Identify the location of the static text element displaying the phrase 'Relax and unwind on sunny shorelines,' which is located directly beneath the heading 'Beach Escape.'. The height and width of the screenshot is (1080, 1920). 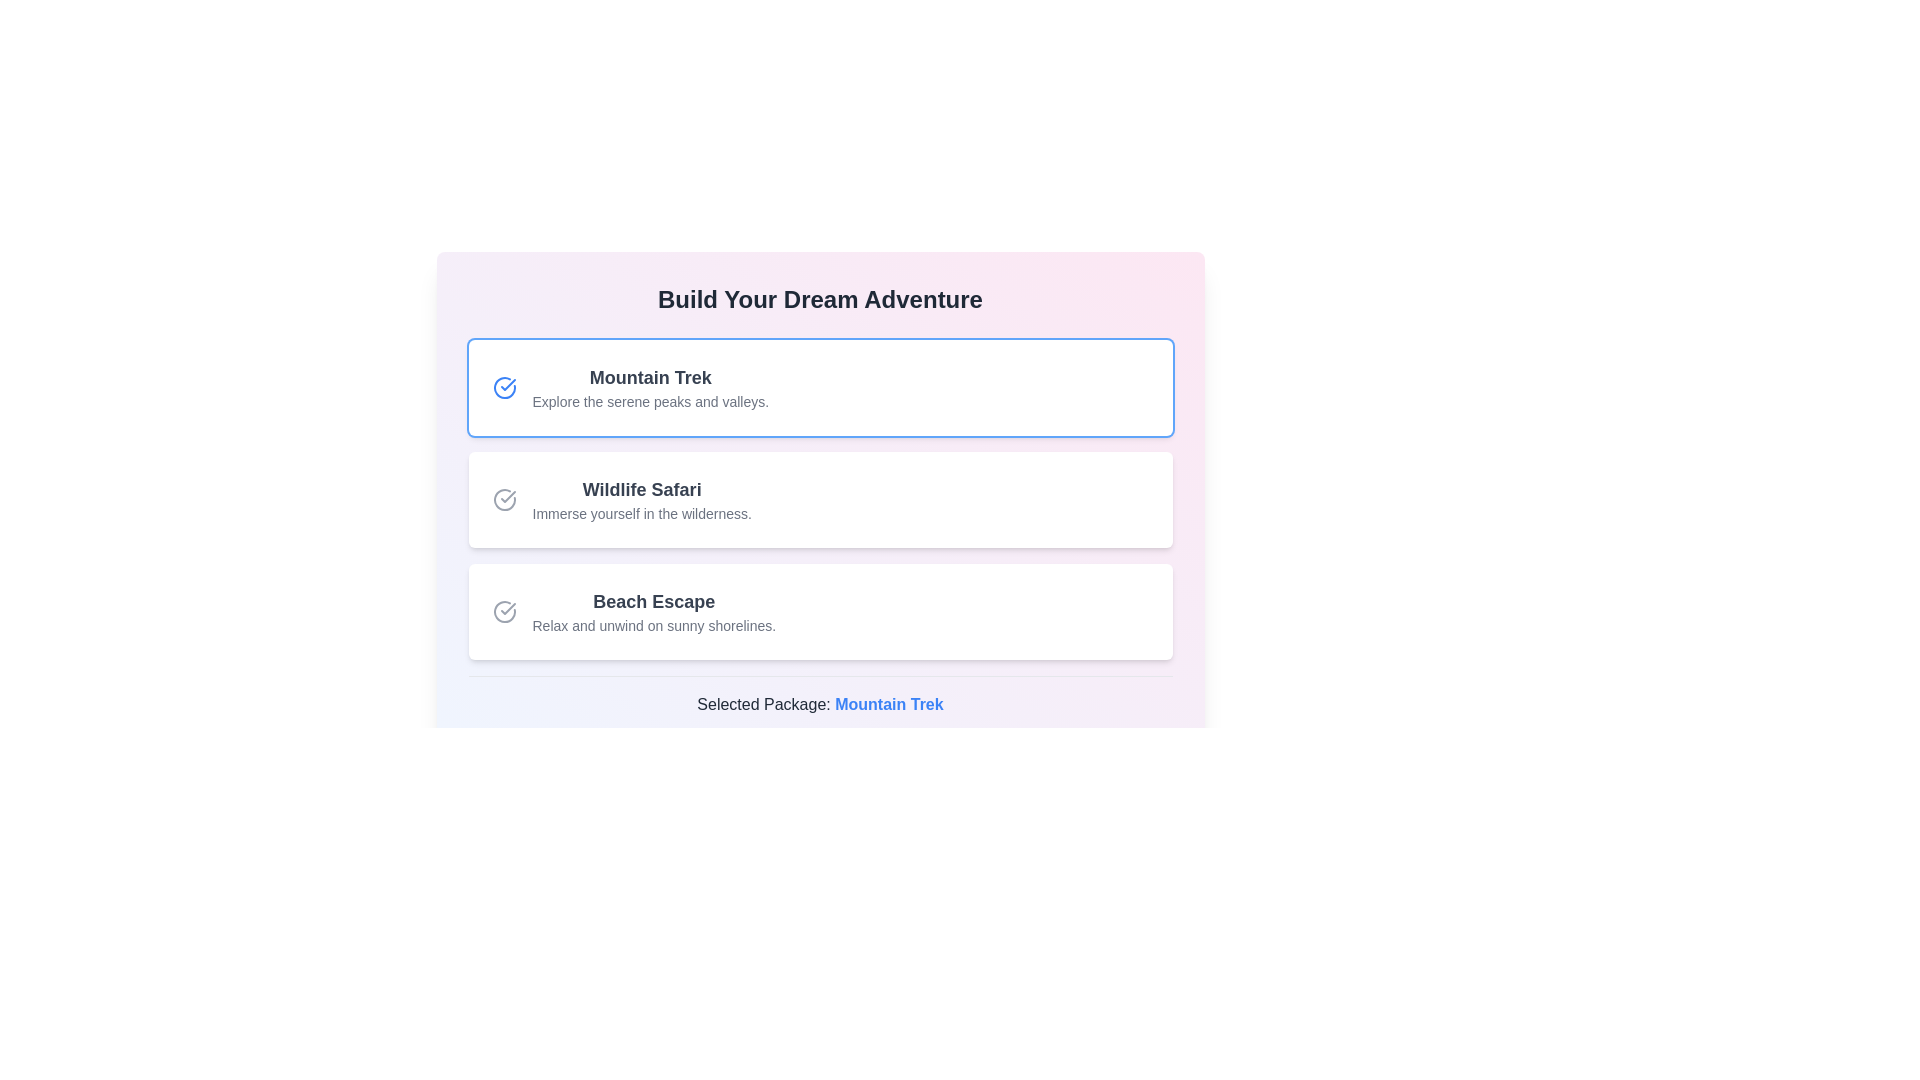
(654, 624).